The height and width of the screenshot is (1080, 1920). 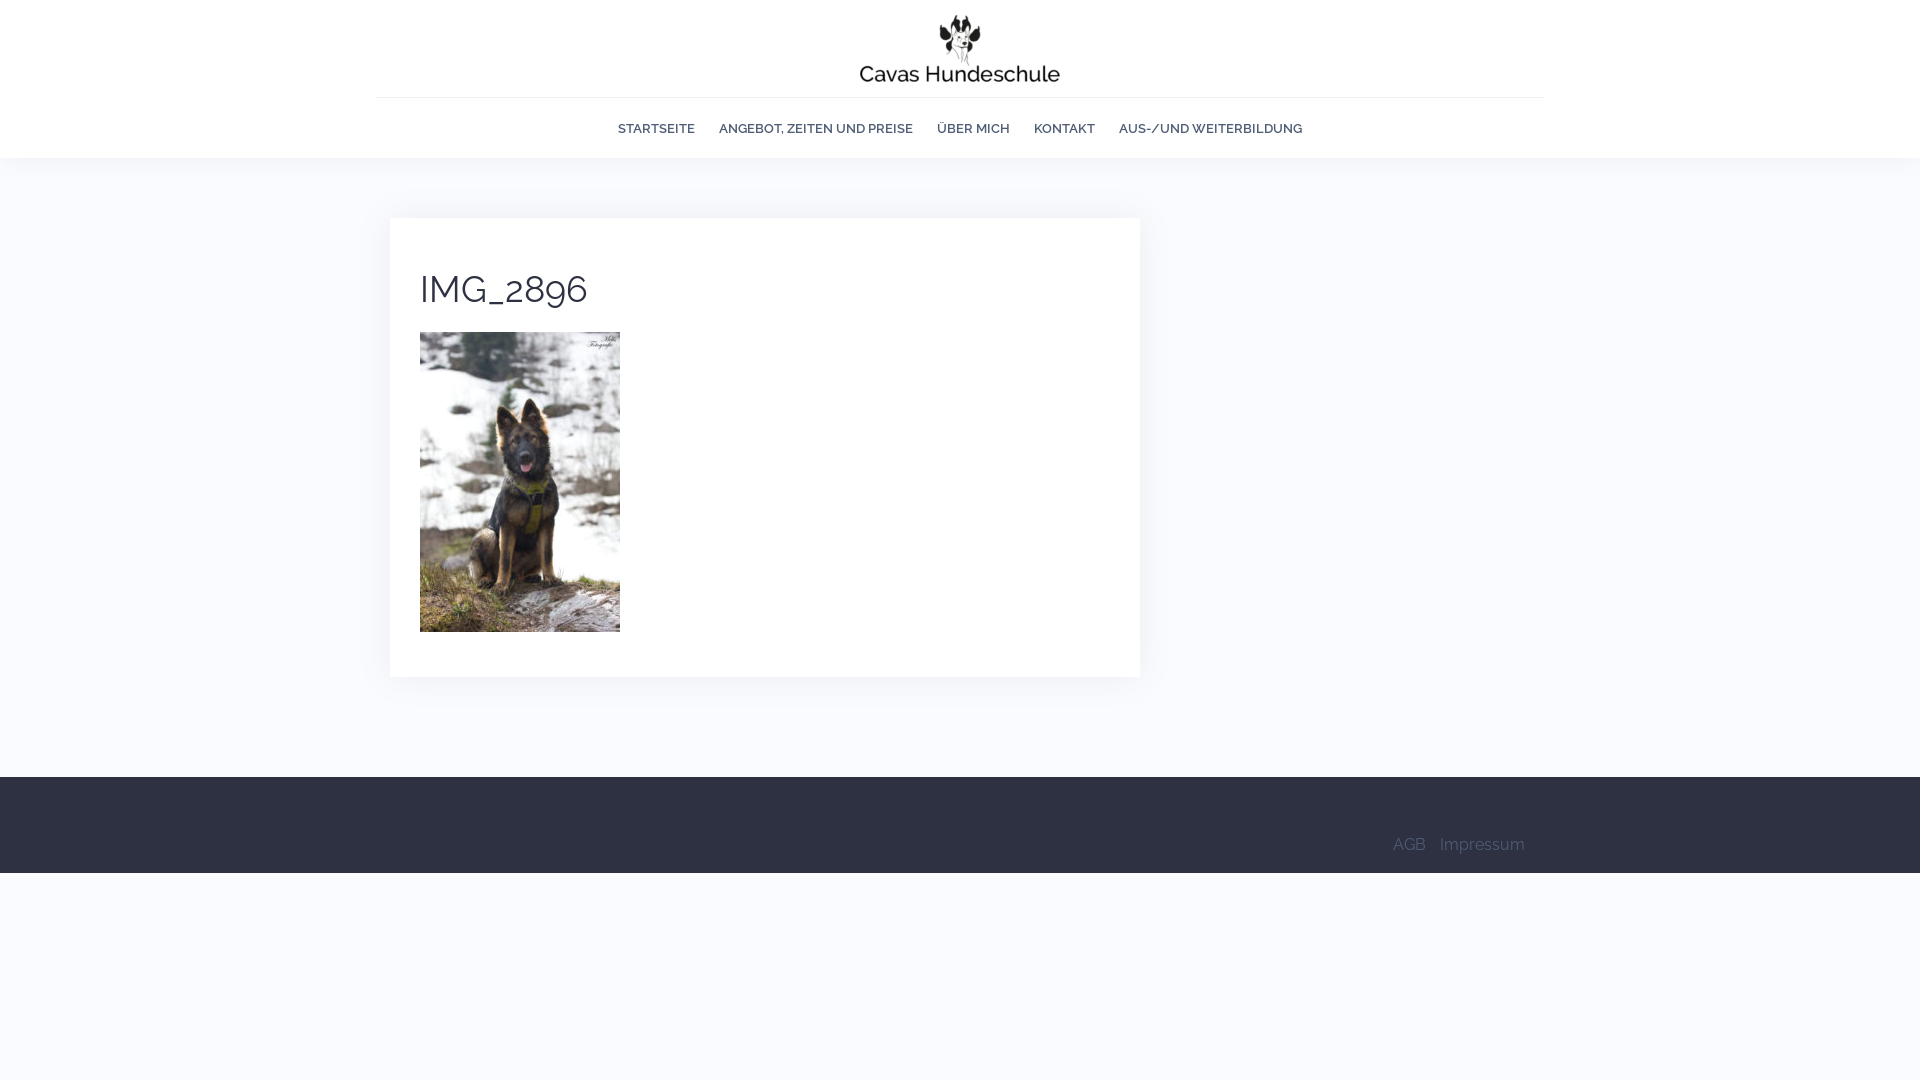 I want to click on 'STARTSEITE', so click(x=617, y=129).